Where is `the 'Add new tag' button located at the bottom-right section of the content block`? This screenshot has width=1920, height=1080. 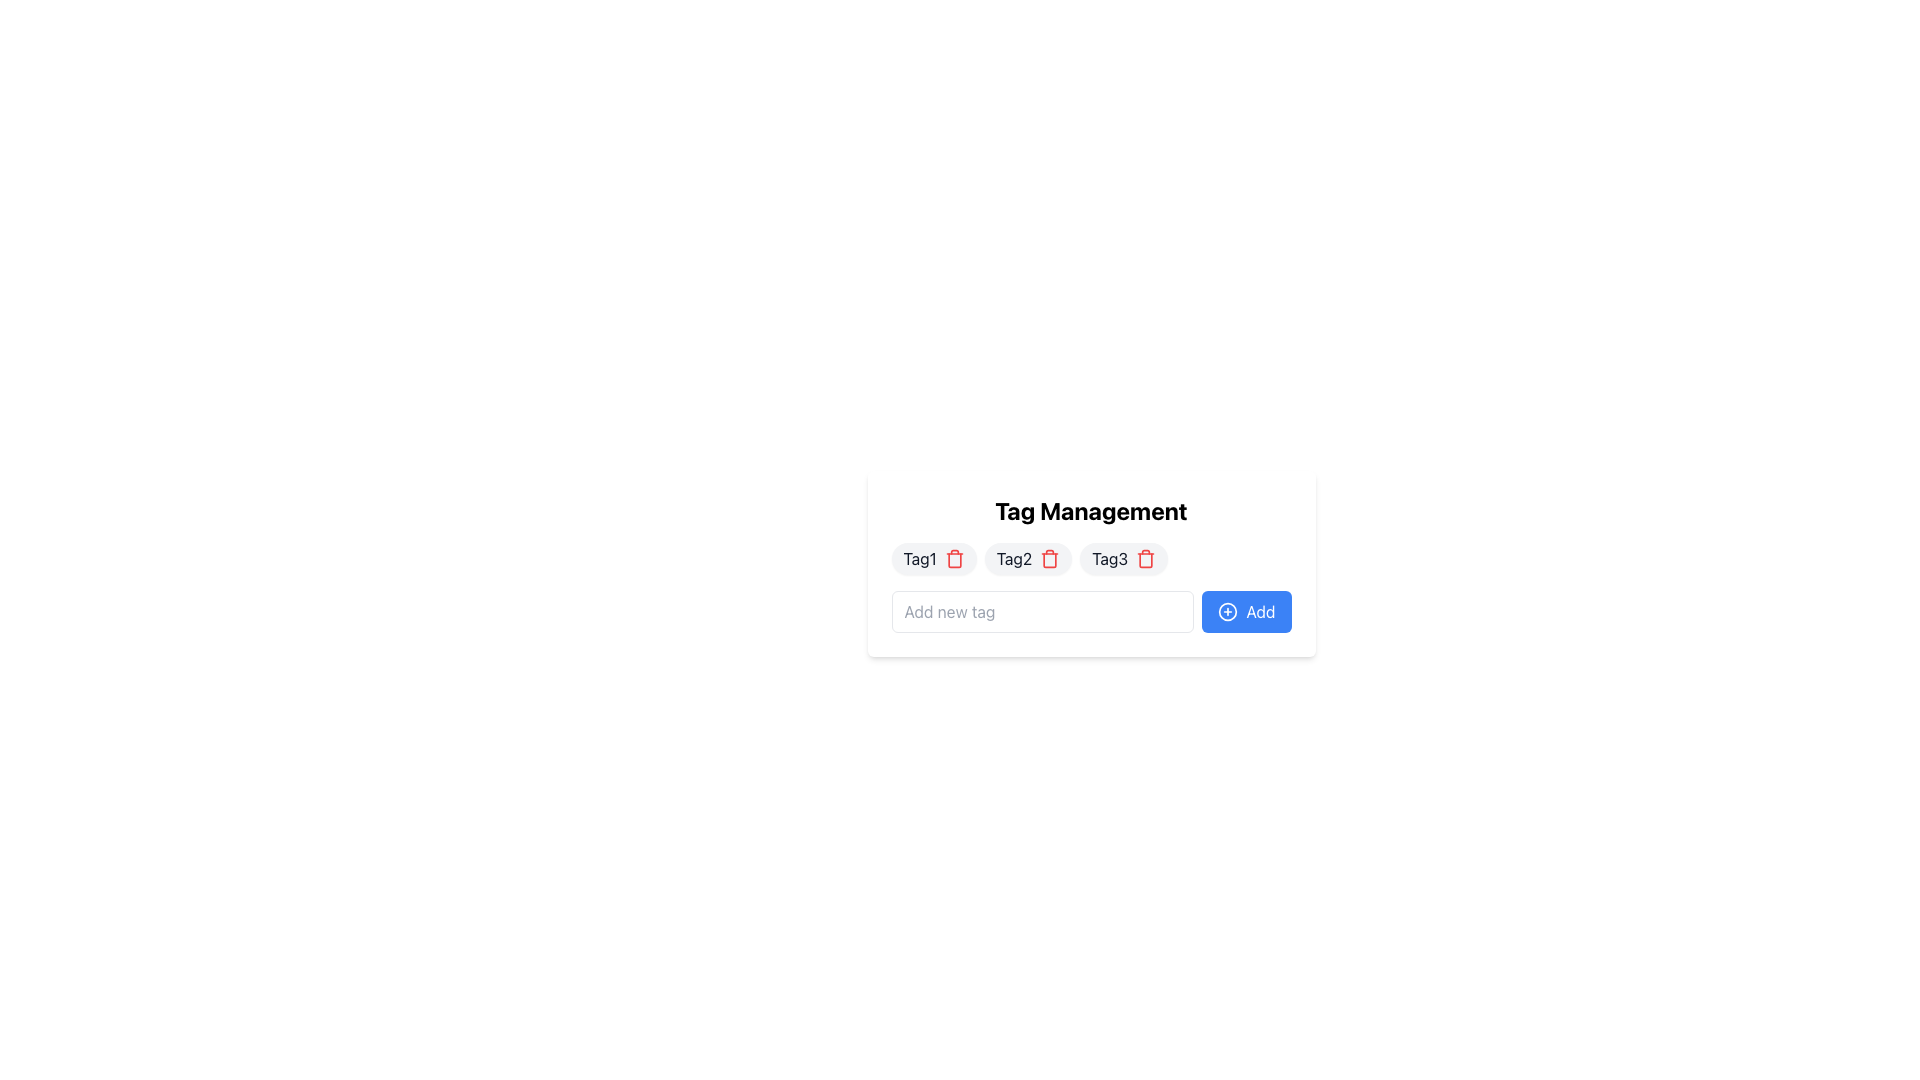 the 'Add new tag' button located at the bottom-right section of the content block is located at coordinates (1246, 611).